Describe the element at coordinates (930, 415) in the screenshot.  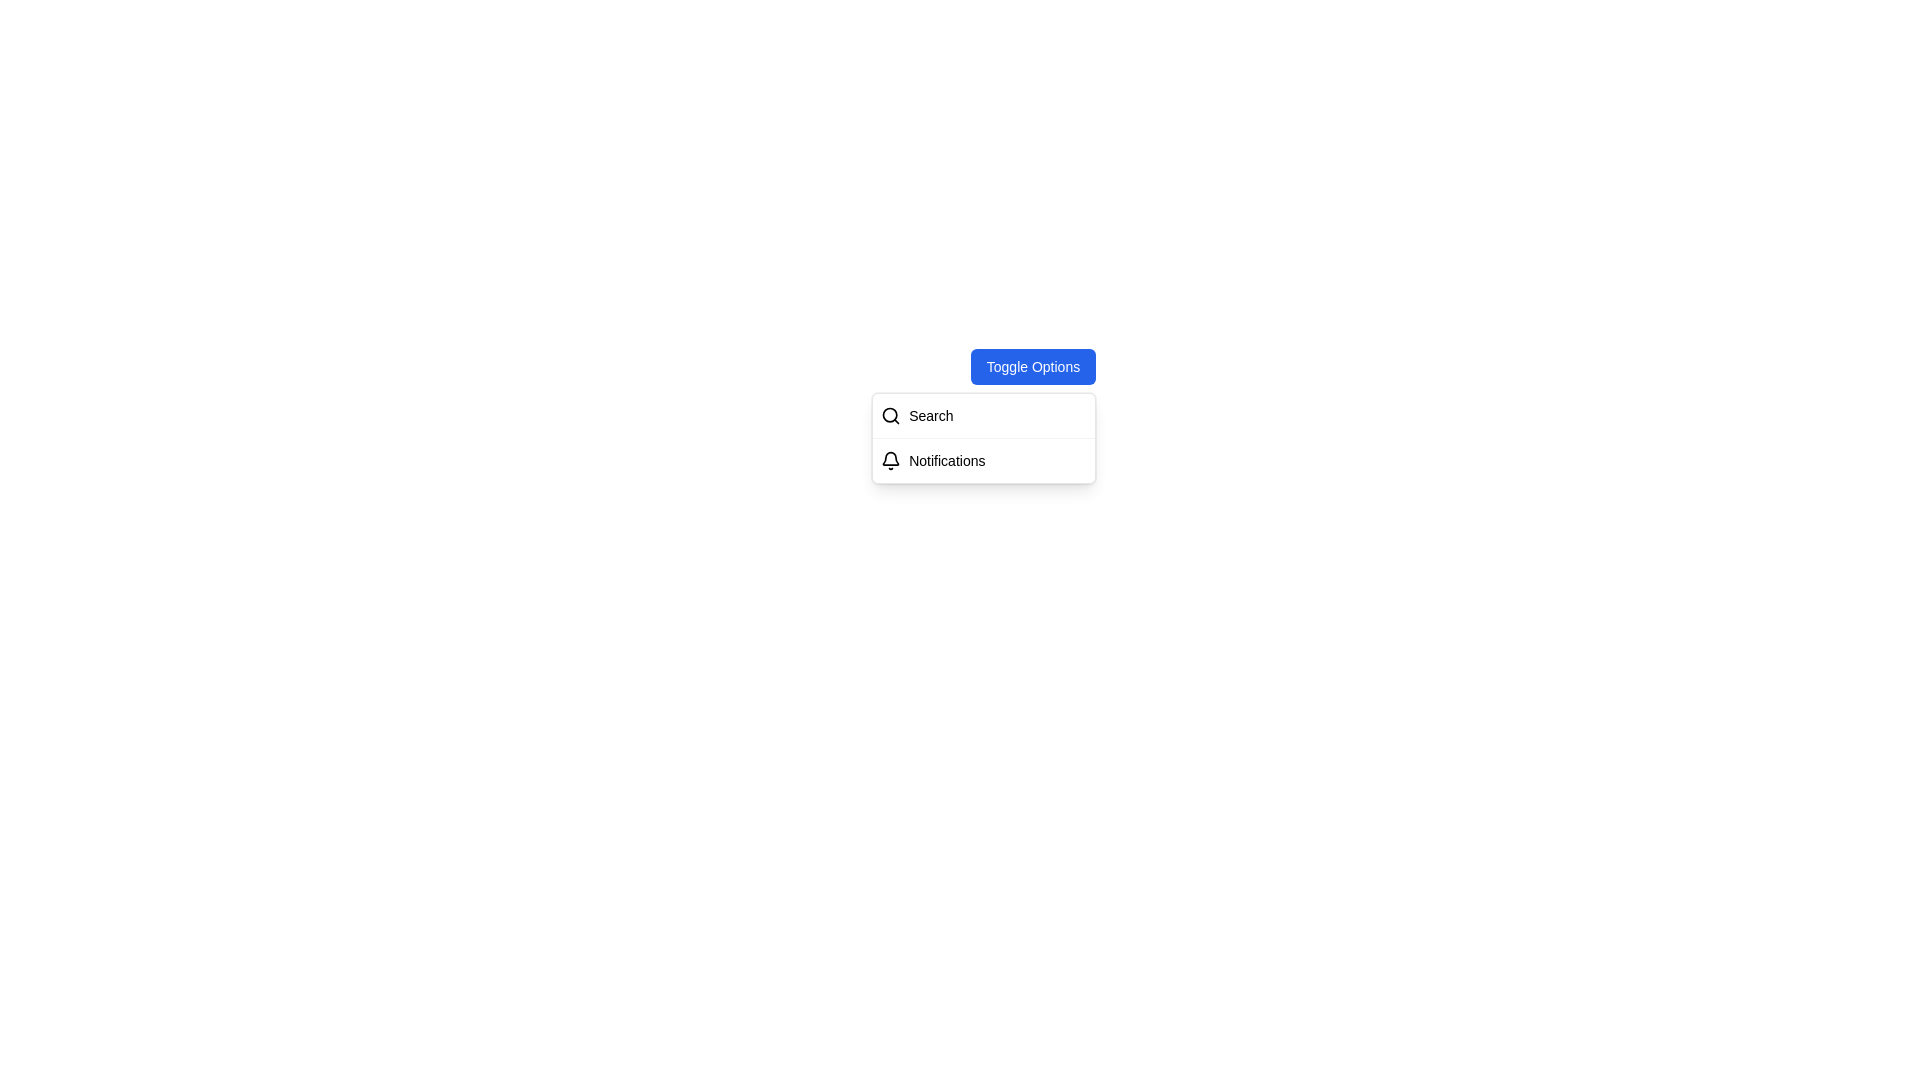
I see `the 'Search' text label, which is black and positioned in a dropdown menu below the 'Toggle Options' button, next to a magnifying glass icon` at that location.